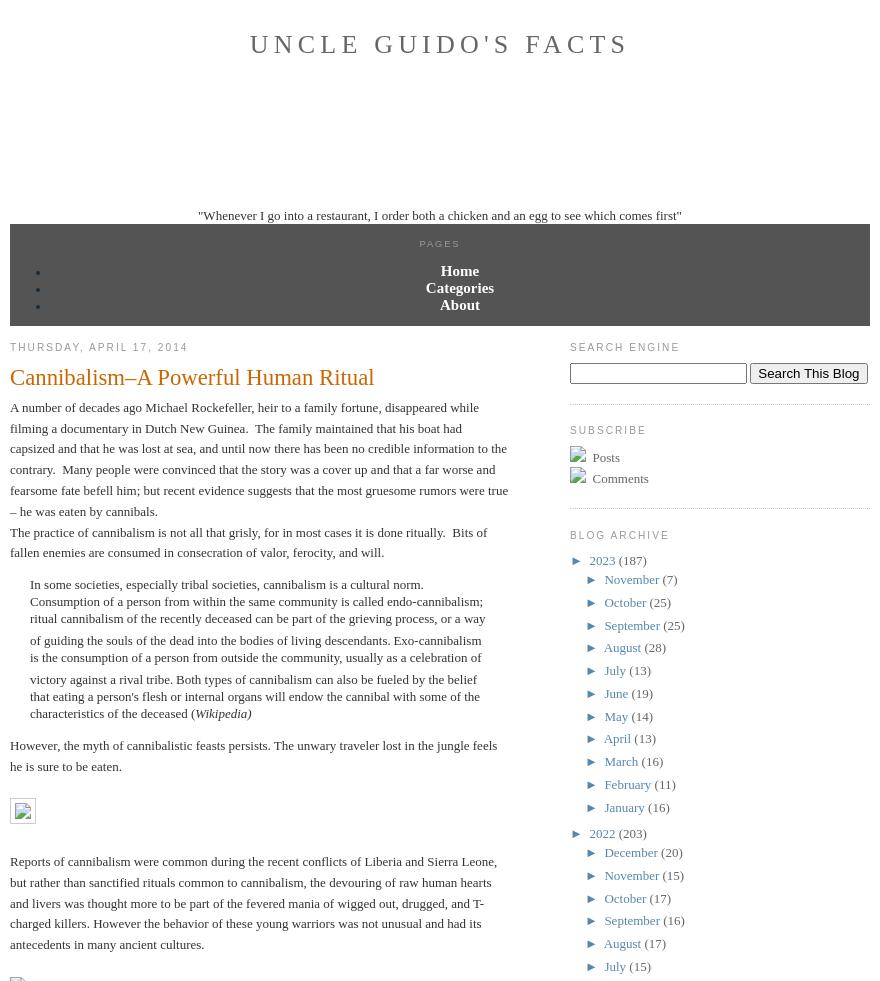 The image size is (880, 981). Describe the element at coordinates (254, 696) in the screenshot. I see `'Both types of cannibalism can also be fueled by the belief that eating a person's flesh or internal organs will endow the cannibal with some of the characteristics of the deceased ('` at that location.